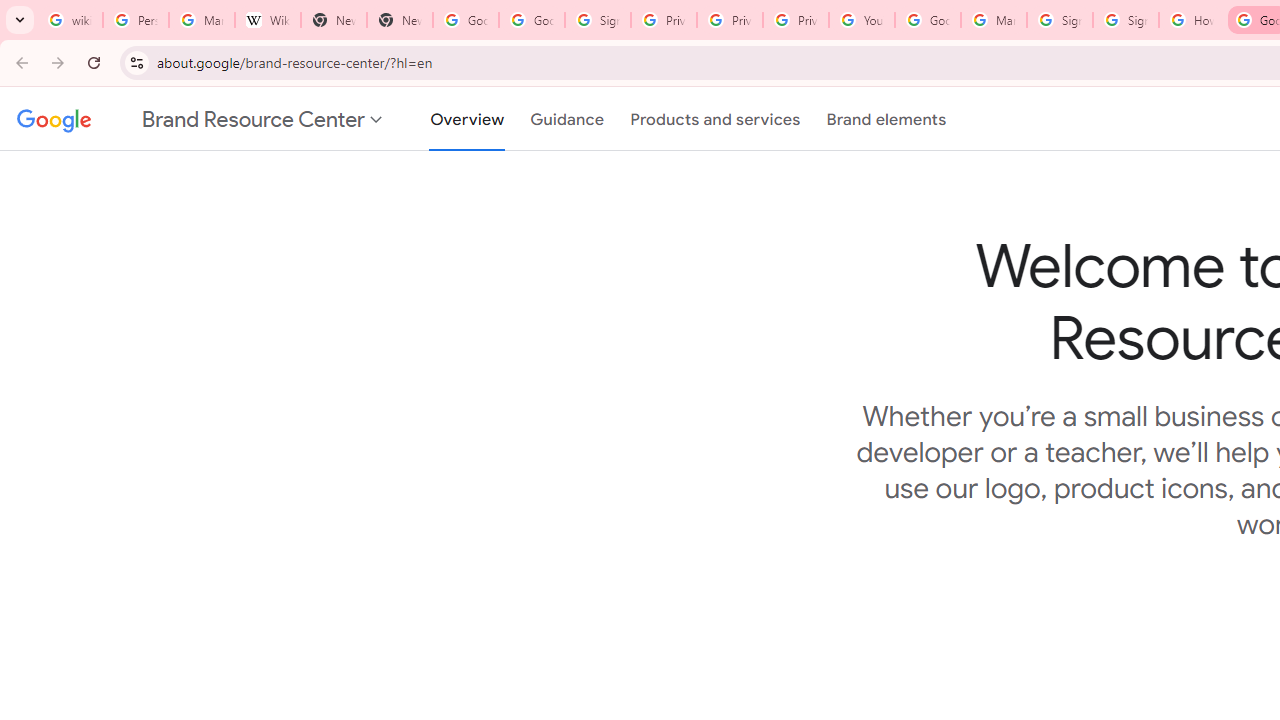 This screenshot has height=720, width=1280. I want to click on 'YouTube', so click(862, 20).